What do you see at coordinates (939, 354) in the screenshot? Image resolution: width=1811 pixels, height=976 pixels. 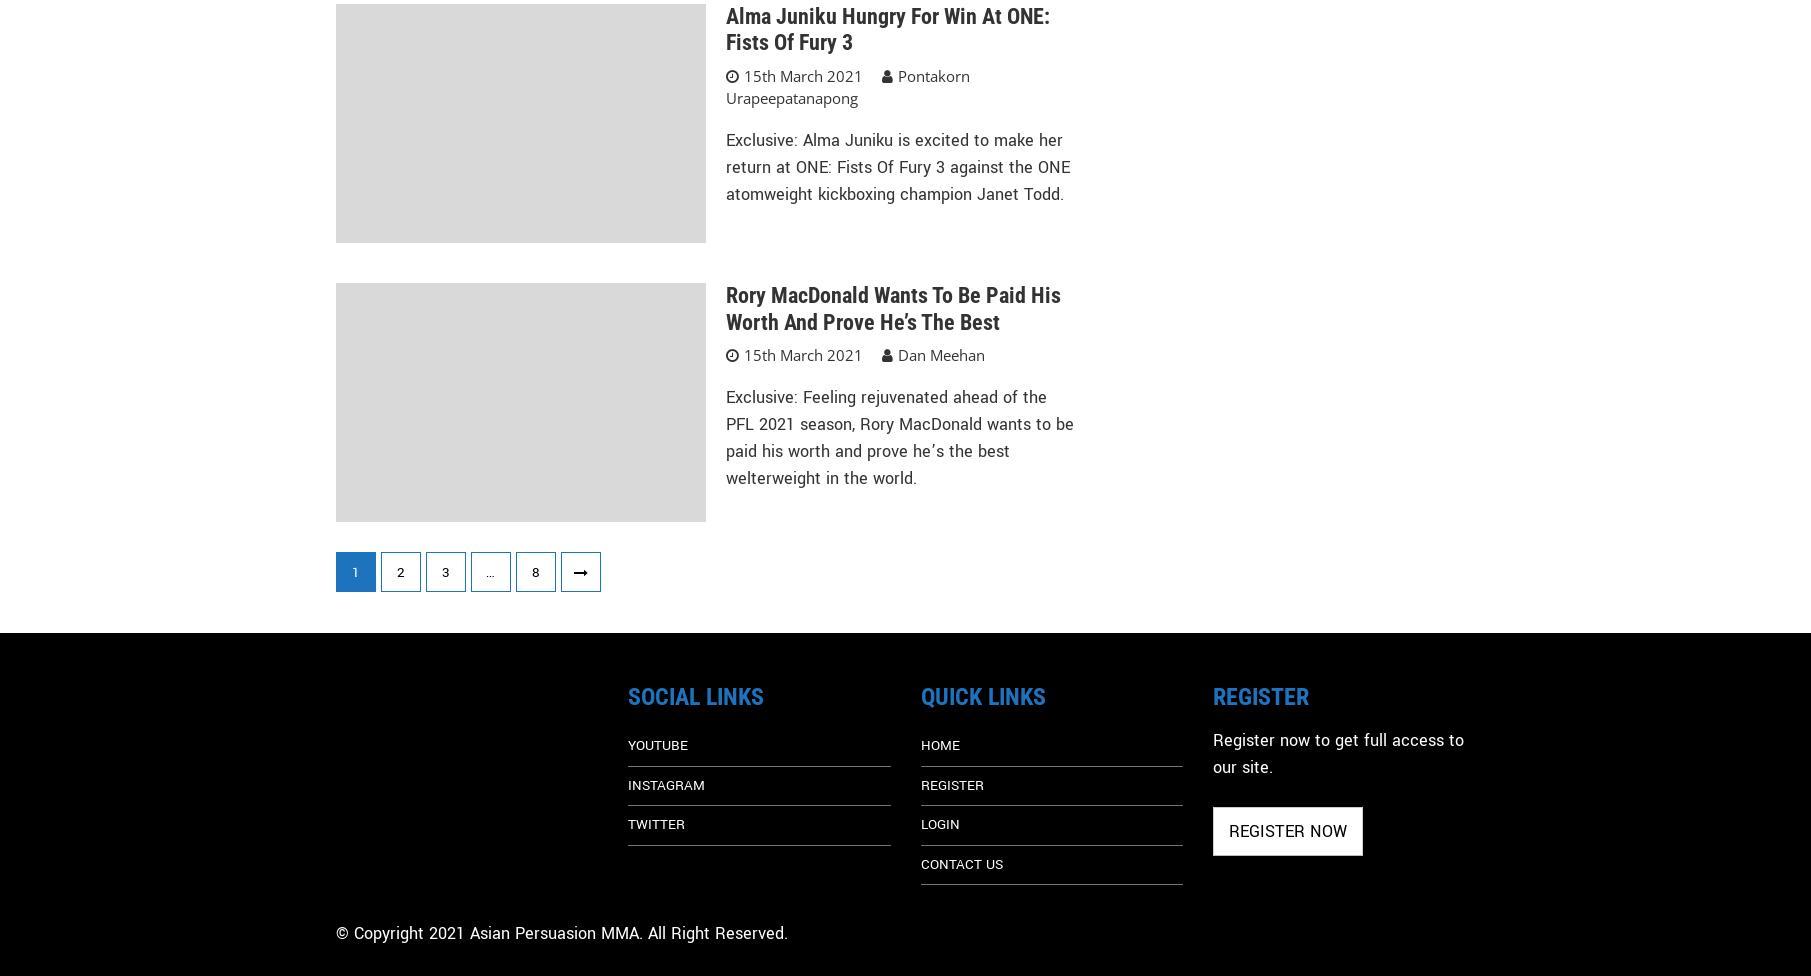 I see `'Dan Meehan'` at bounding box center [939, 354].